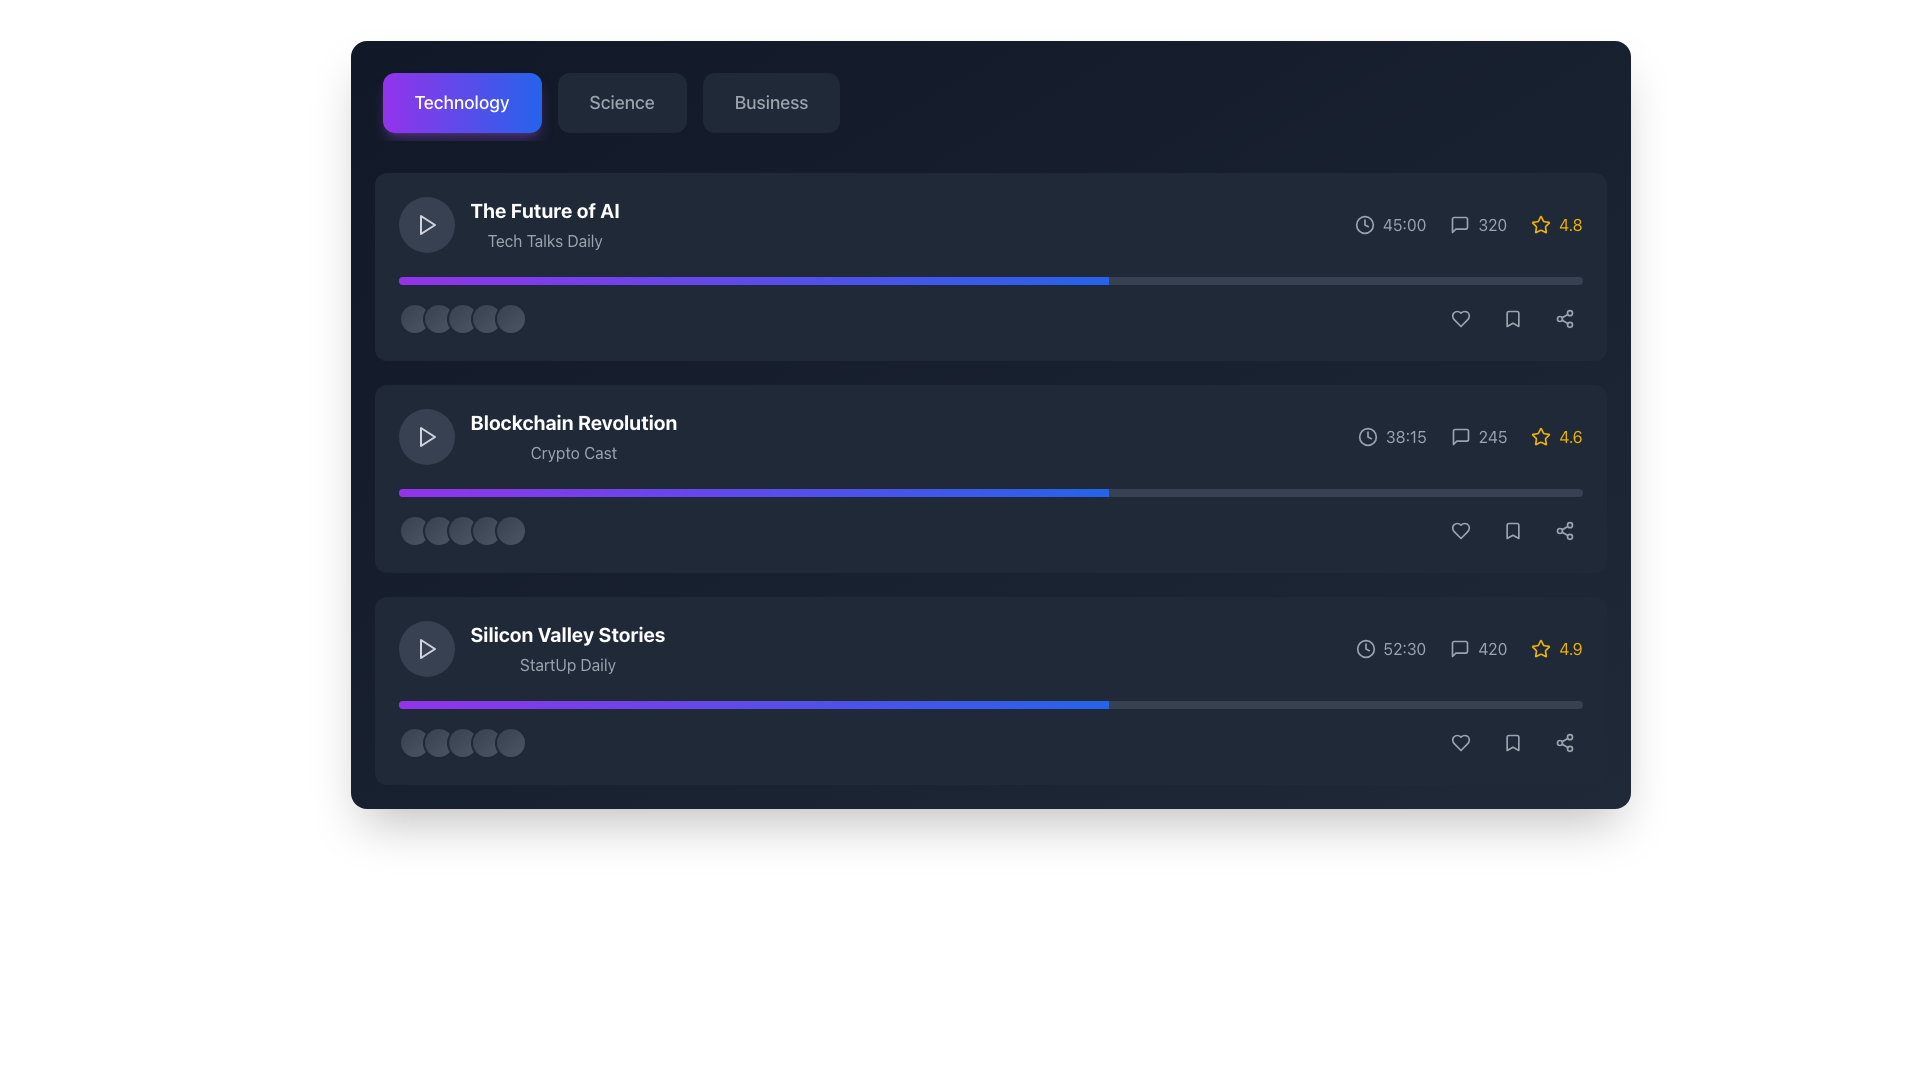 This screenshot has height=1080, width=1920. Describe the element at coordinates (1460, 648) in the screenshot. I see `the comments icon located near the bottom-right corner of the third media item, which represents the messaging functionality for that item` at that location.